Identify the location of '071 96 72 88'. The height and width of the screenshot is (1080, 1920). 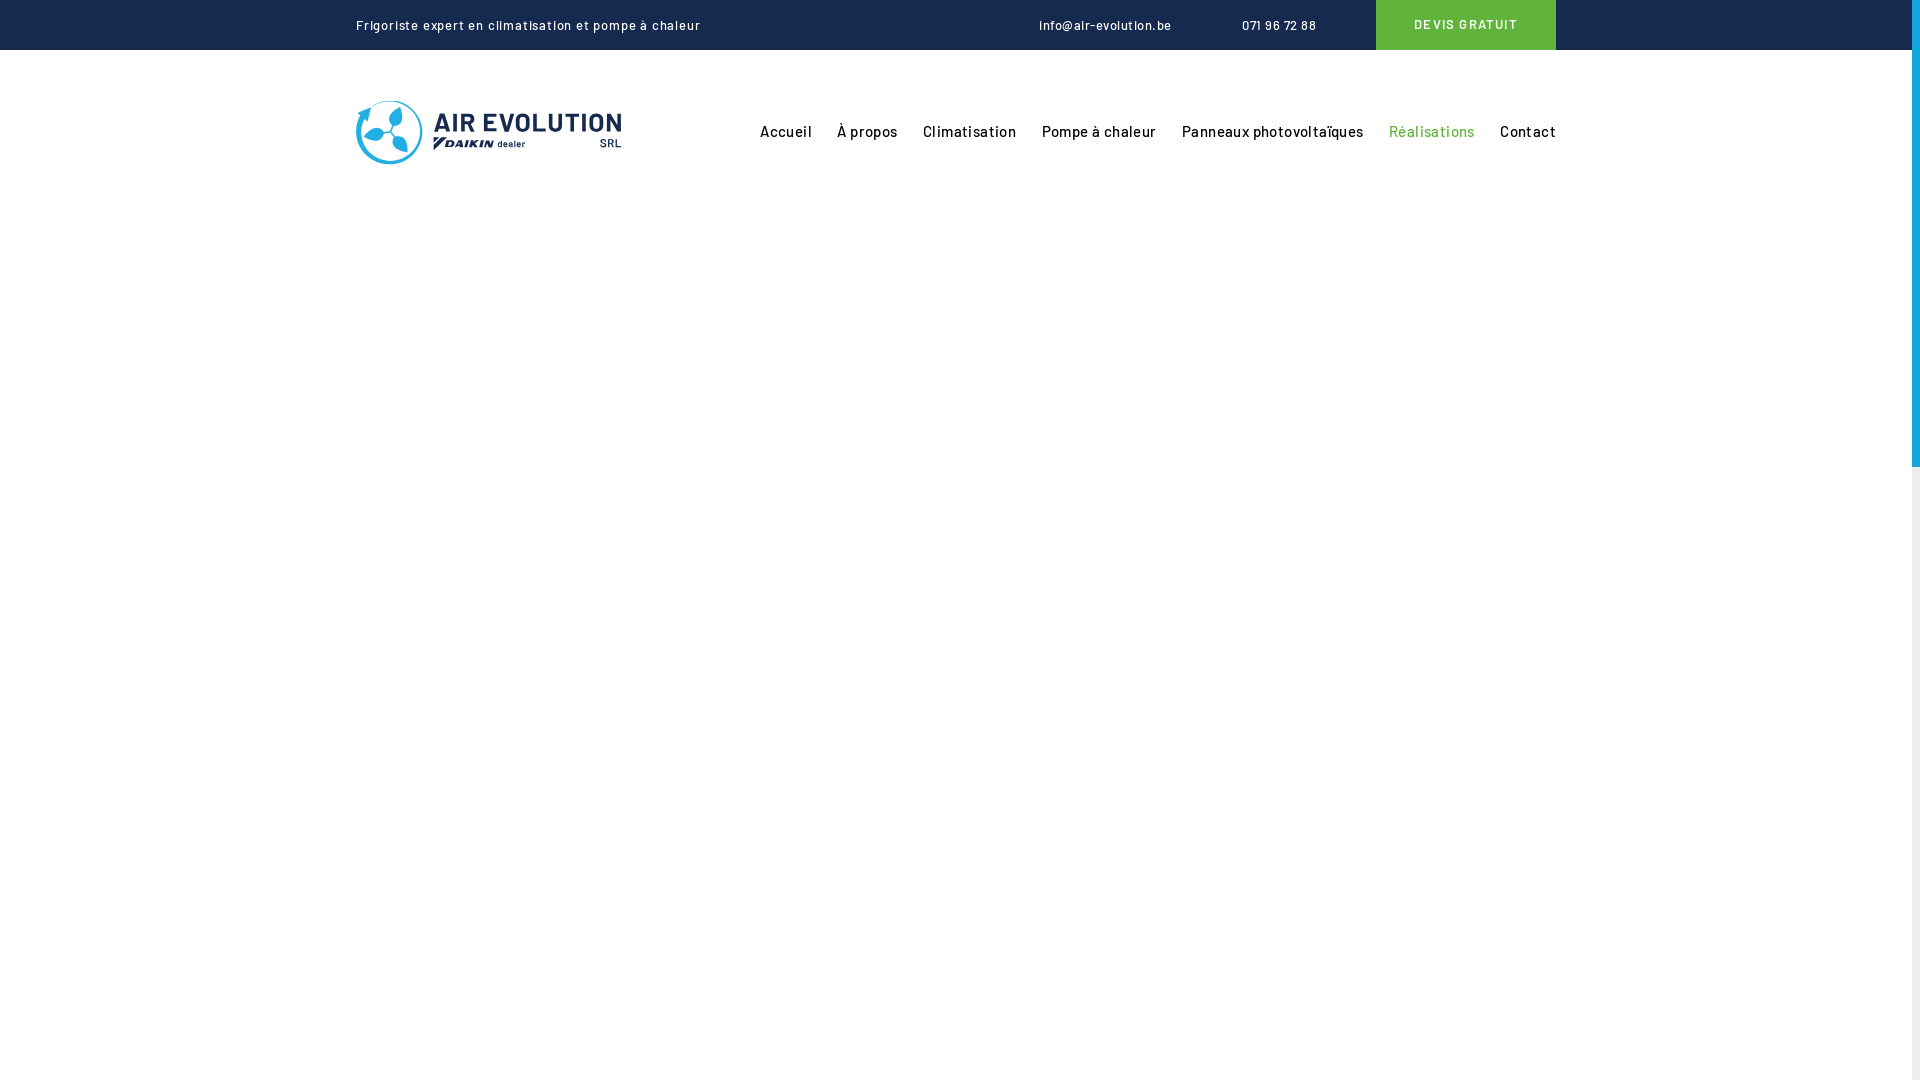
(1262, 24).